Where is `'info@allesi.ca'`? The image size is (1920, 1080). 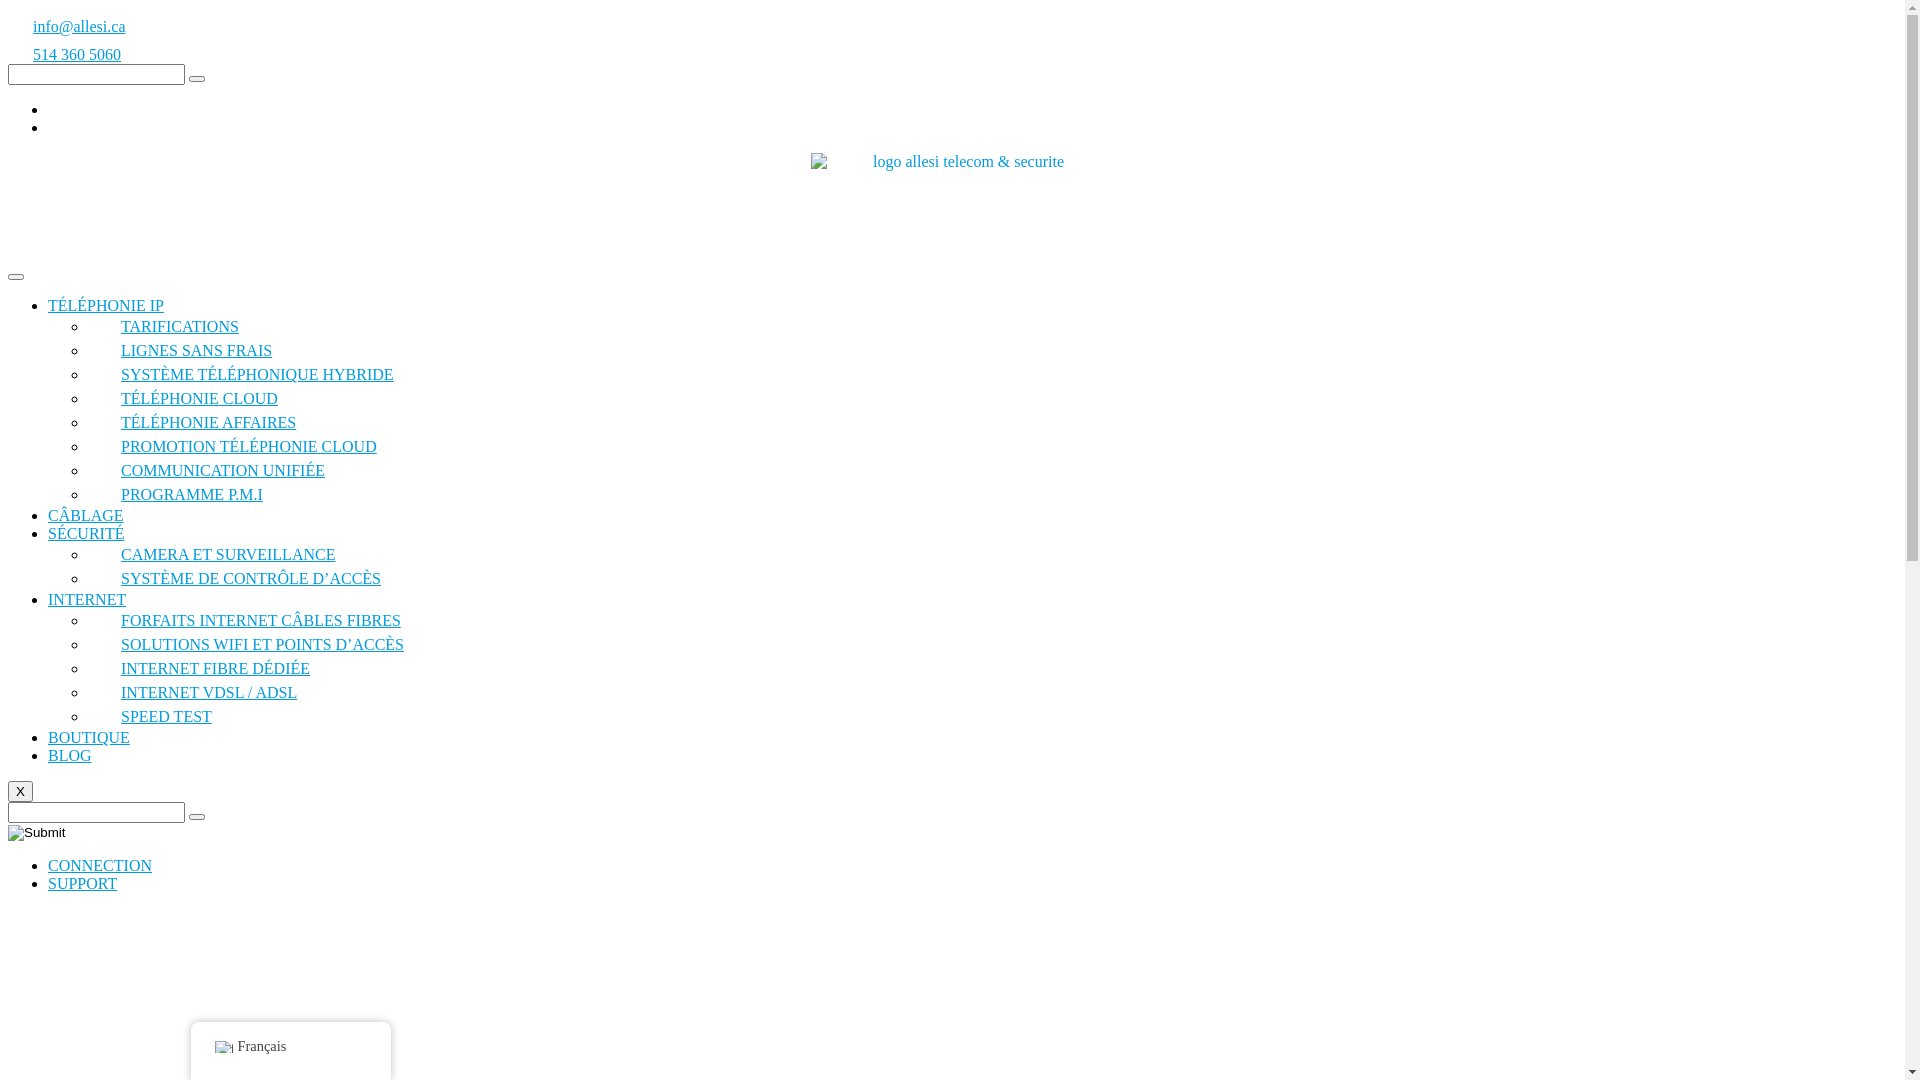 'info@allesi.ca' is located at coordinates (960, 22).